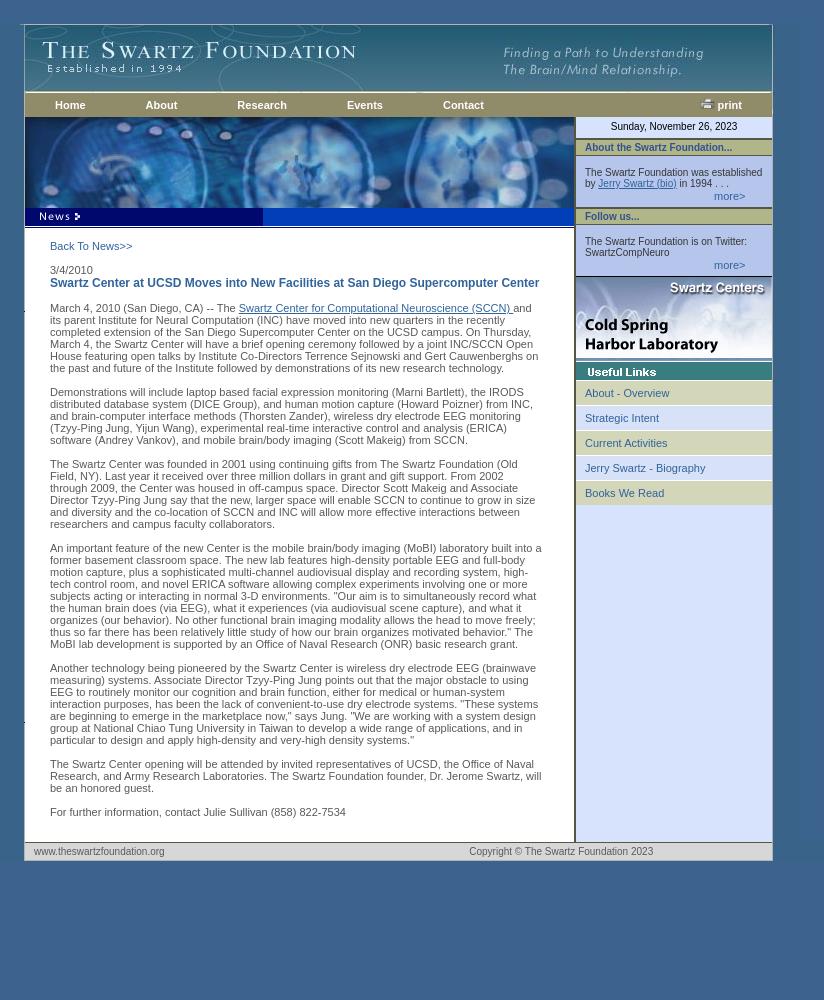  Describe the element at coordinates (97, 850) in the screenshot. I see `'www.theswartzfoundation.org'` at that location.